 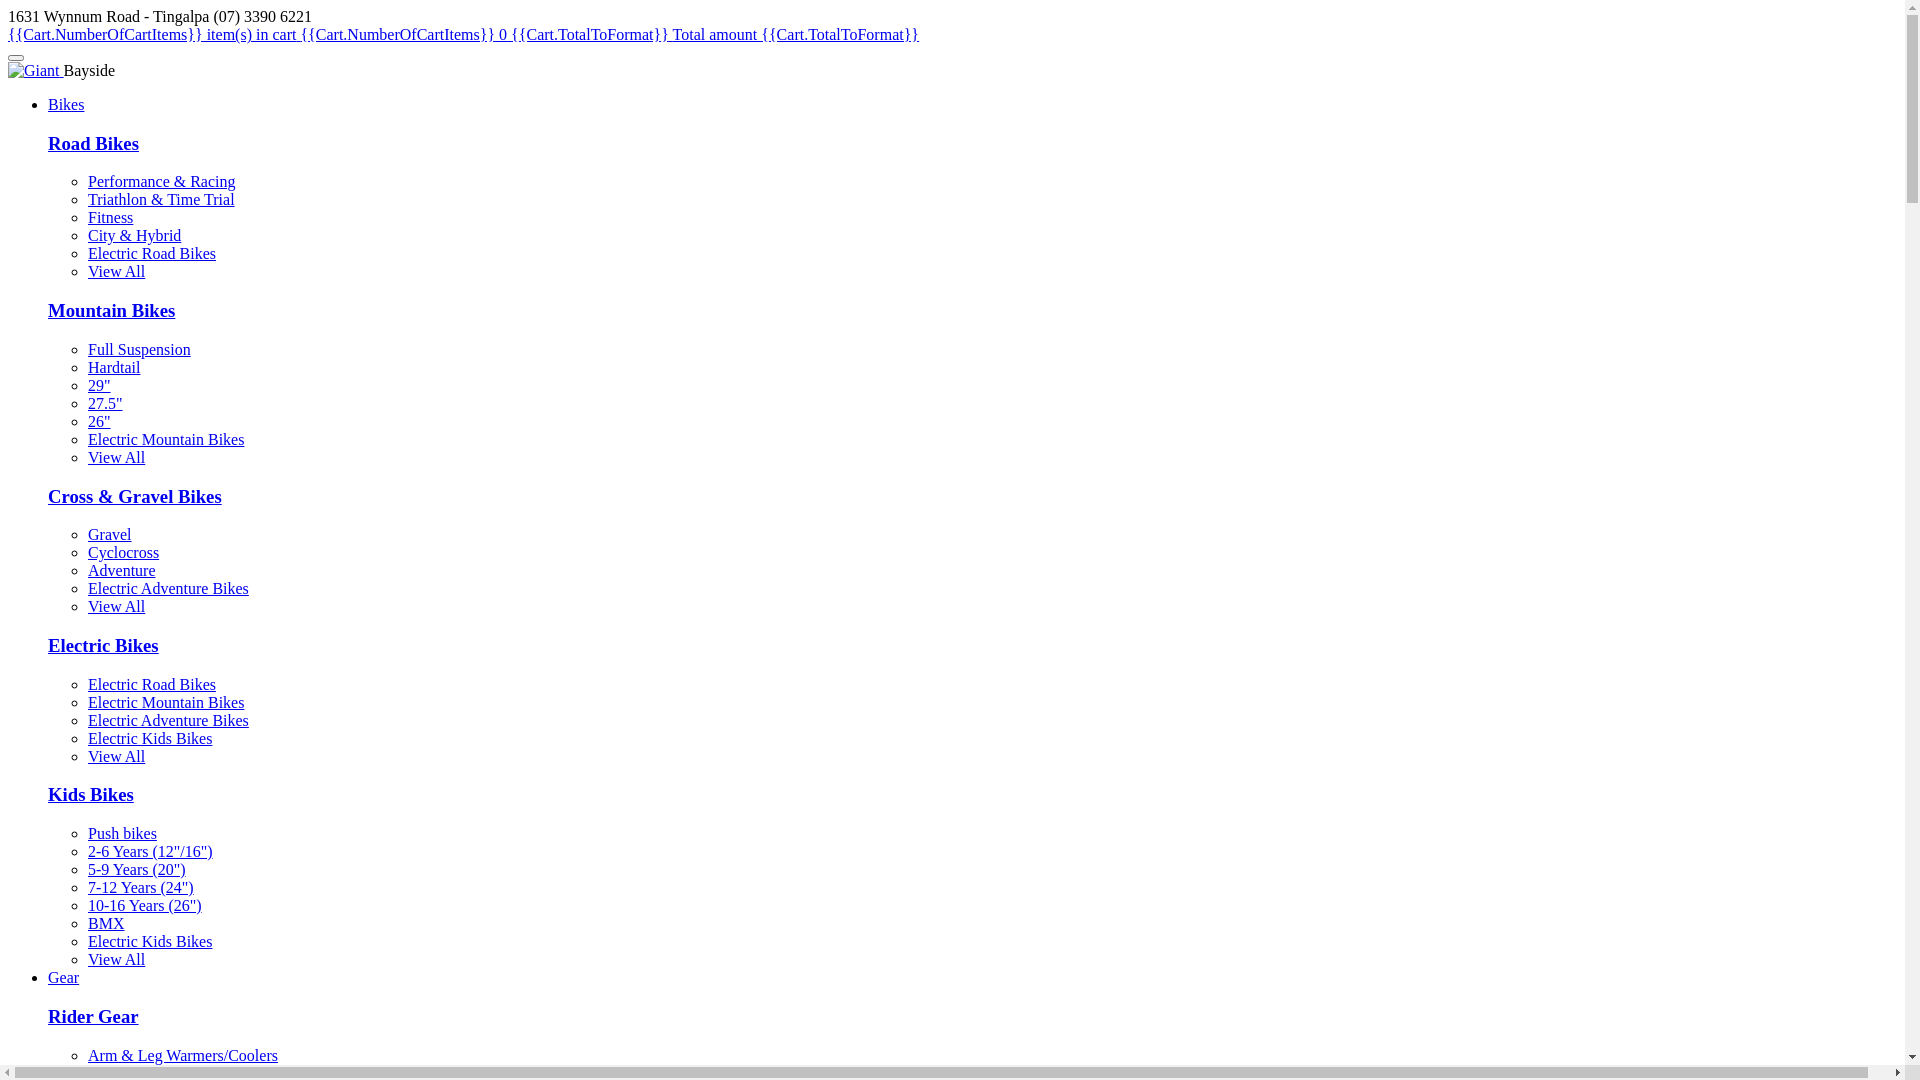 I want to click on '29"', so click(x=98, y=385).